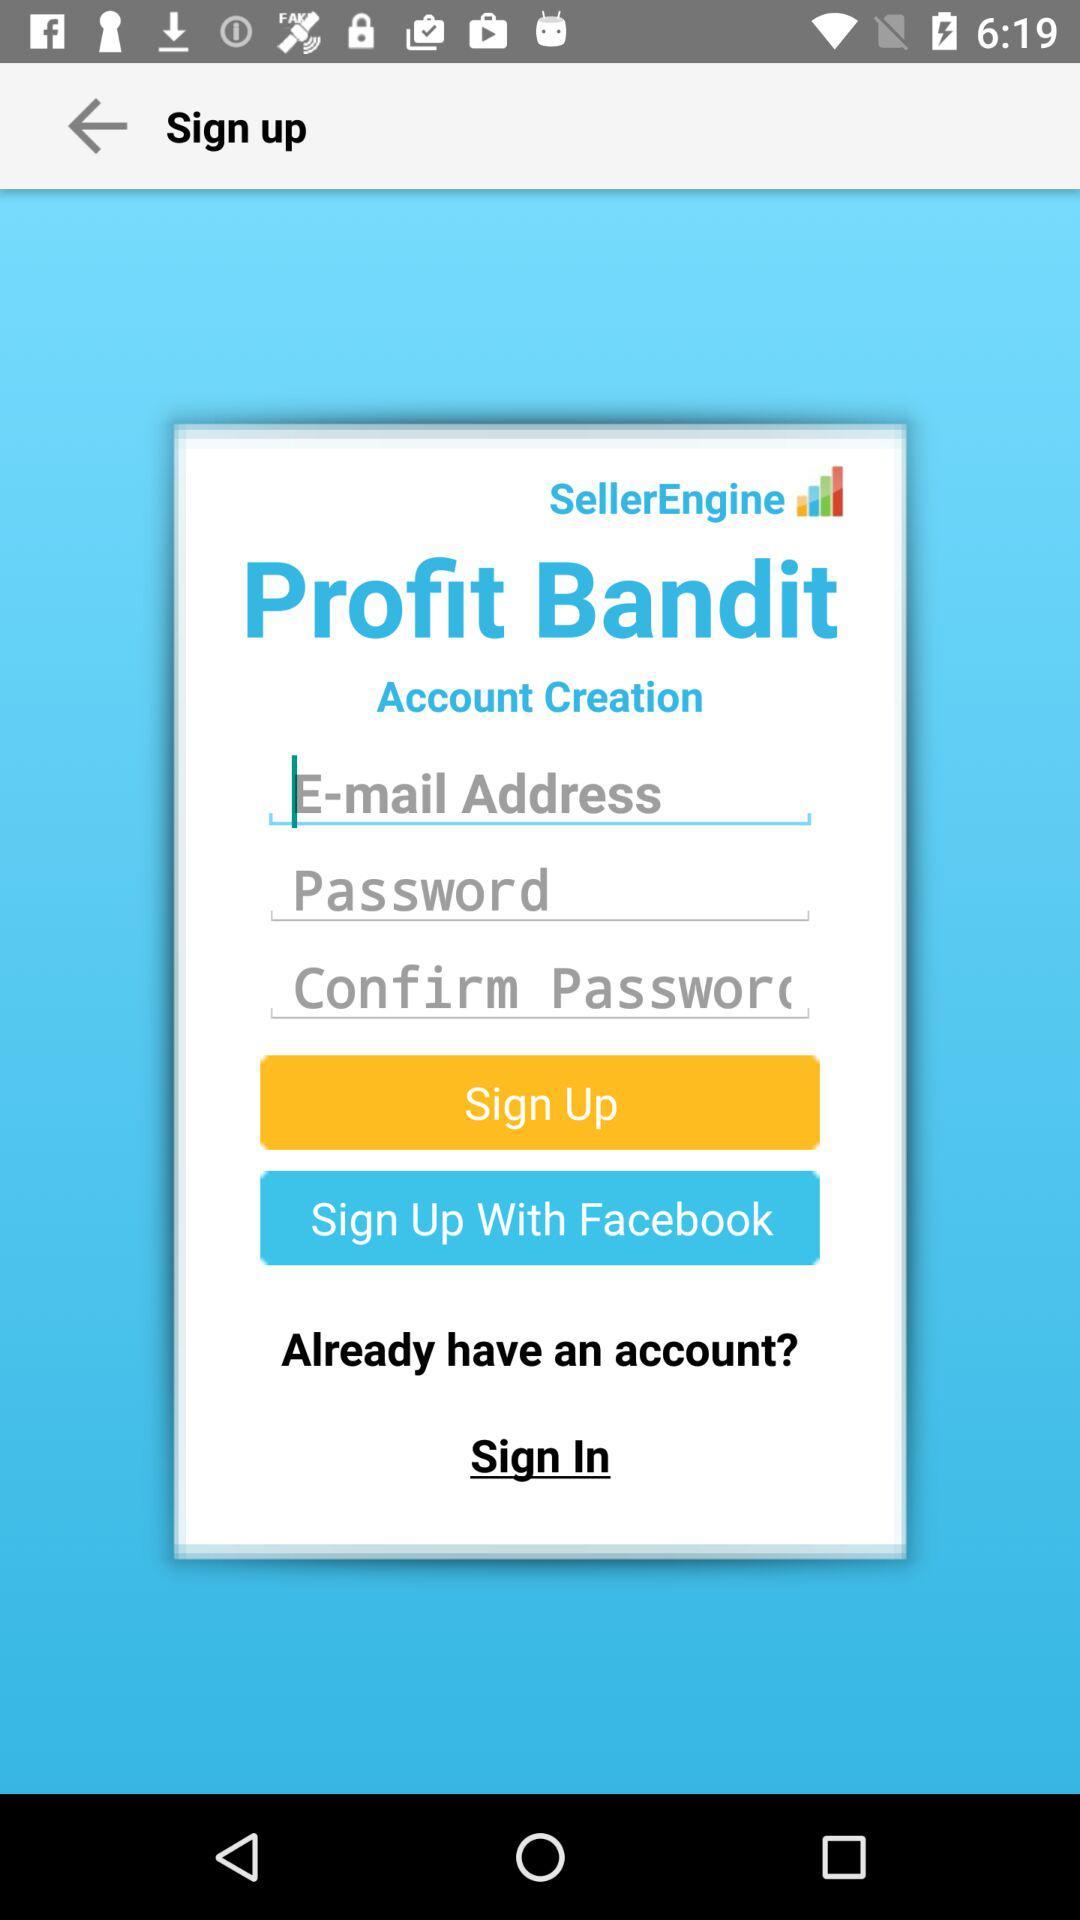 The image size is (1080, 1920). What do you see at coordinates (540, 791) in the screenshot?
I see `e-mail address` at bounding box center [540, 791].